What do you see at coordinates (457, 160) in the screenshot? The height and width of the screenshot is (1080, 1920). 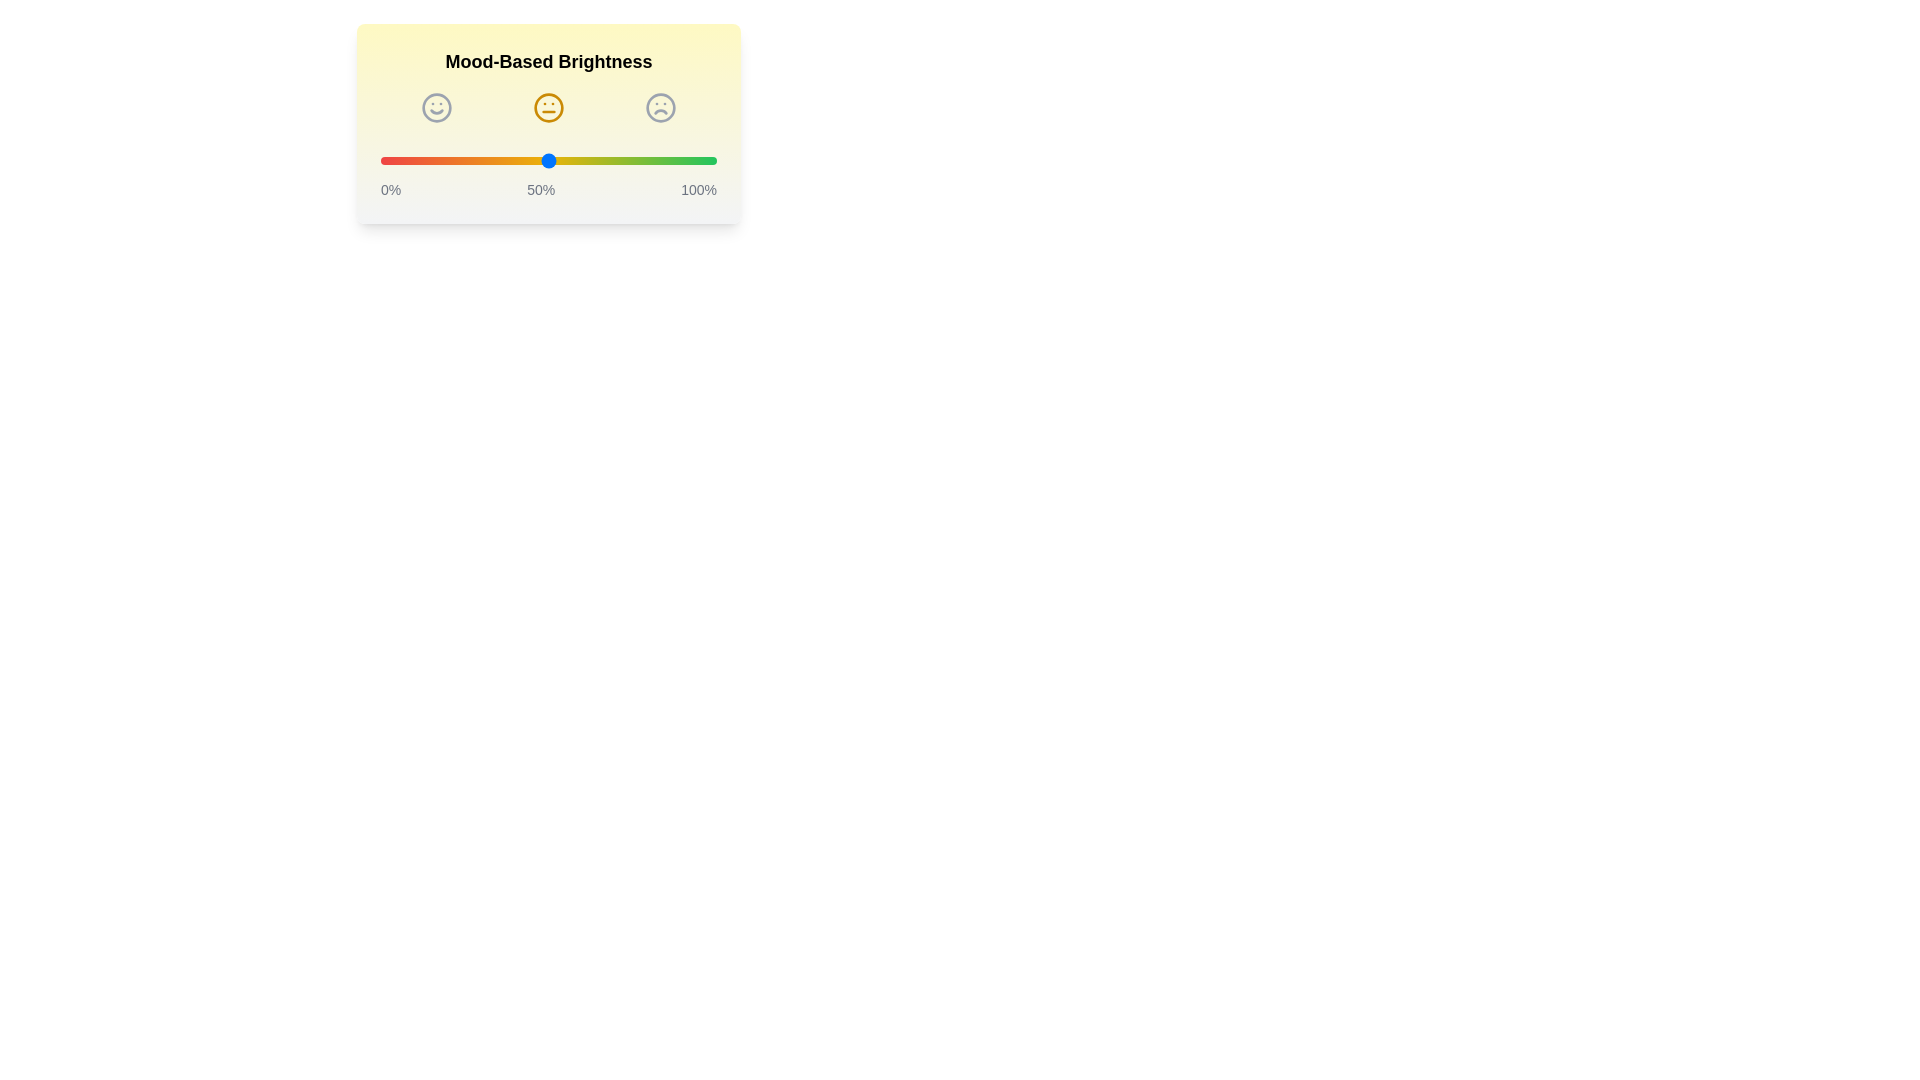 I see `the brightness slider to 23%` at bounding box center [457, 160].